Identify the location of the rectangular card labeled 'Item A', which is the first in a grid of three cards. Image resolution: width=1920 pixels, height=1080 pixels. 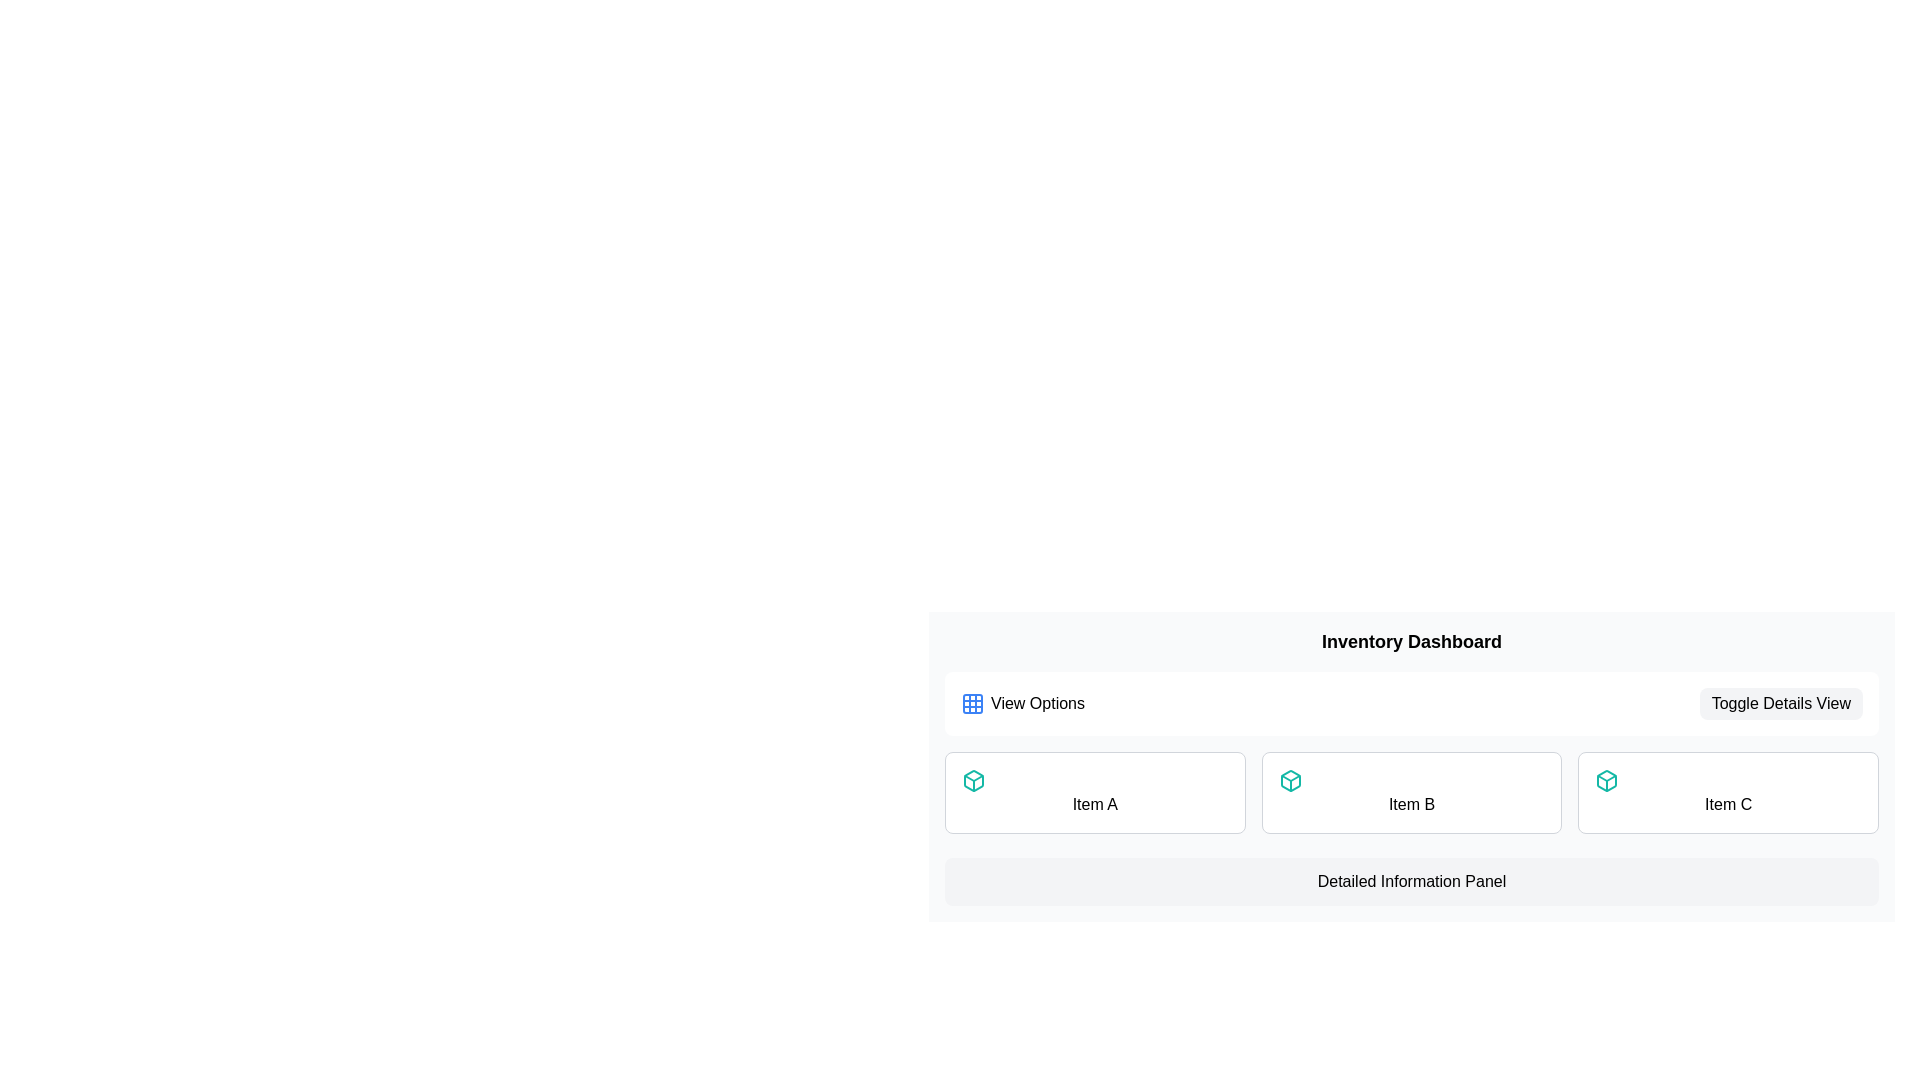
(1094, 792).